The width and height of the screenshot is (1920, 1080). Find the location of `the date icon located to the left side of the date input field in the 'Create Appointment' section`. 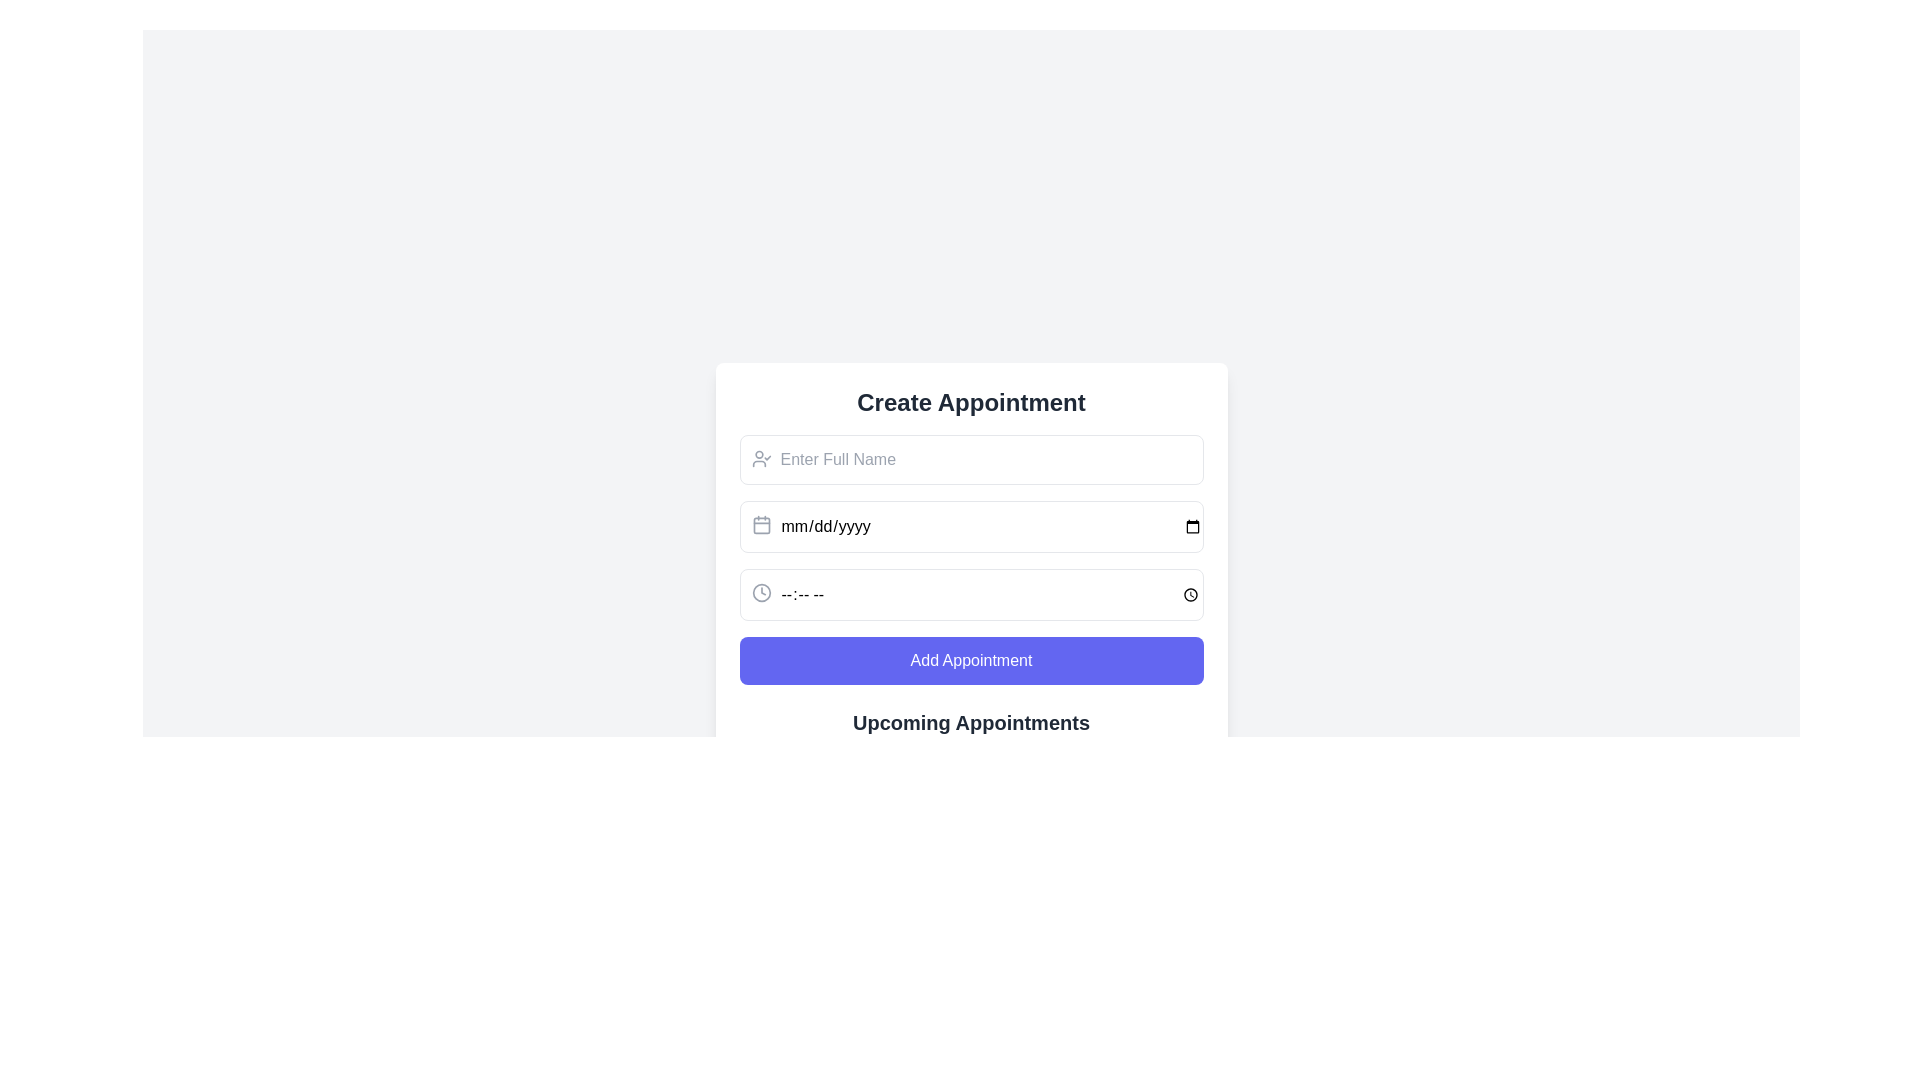

the date icon located to the left side of the date input field in the 'Create Appointment' section is located at coordinates (760, 523).